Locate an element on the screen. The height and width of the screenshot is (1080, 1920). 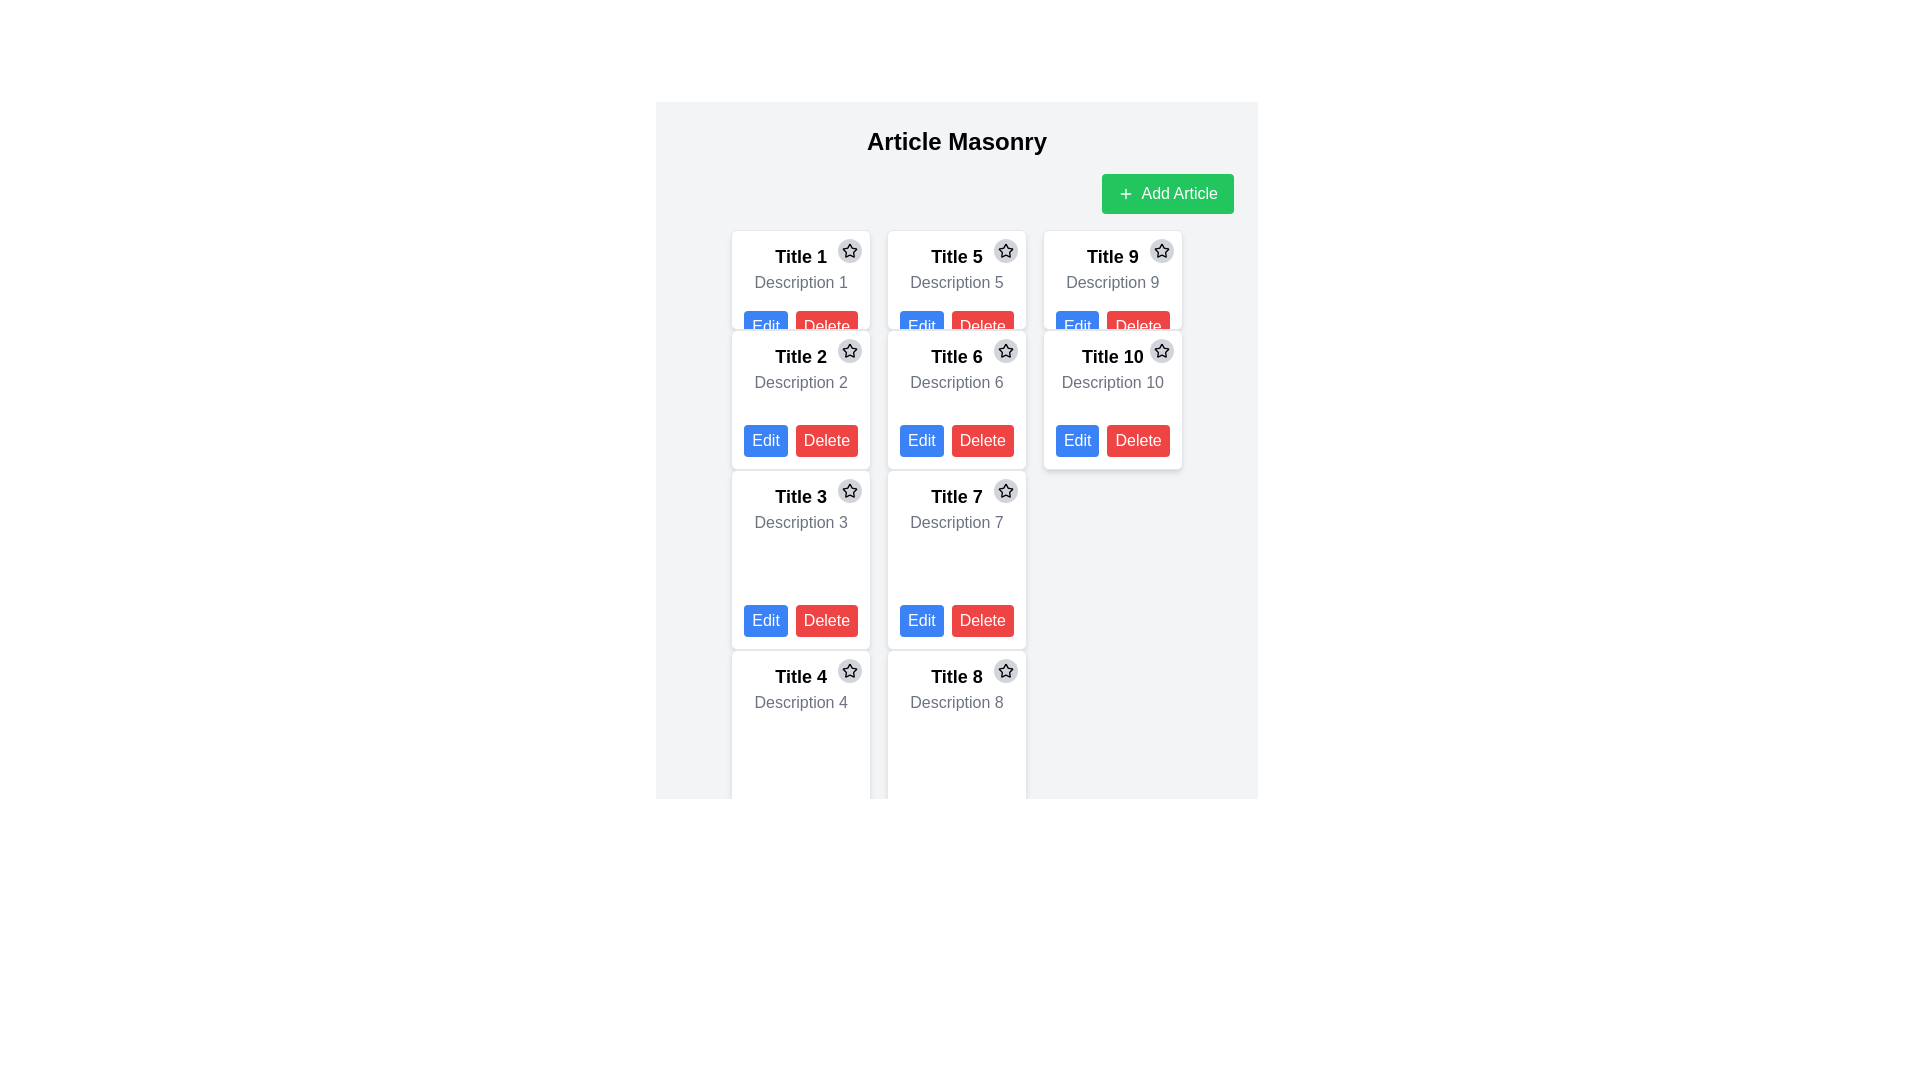
the red 'Delete' button with white text, which is the second button in a horizontal group is located at coordinates (982, 620).